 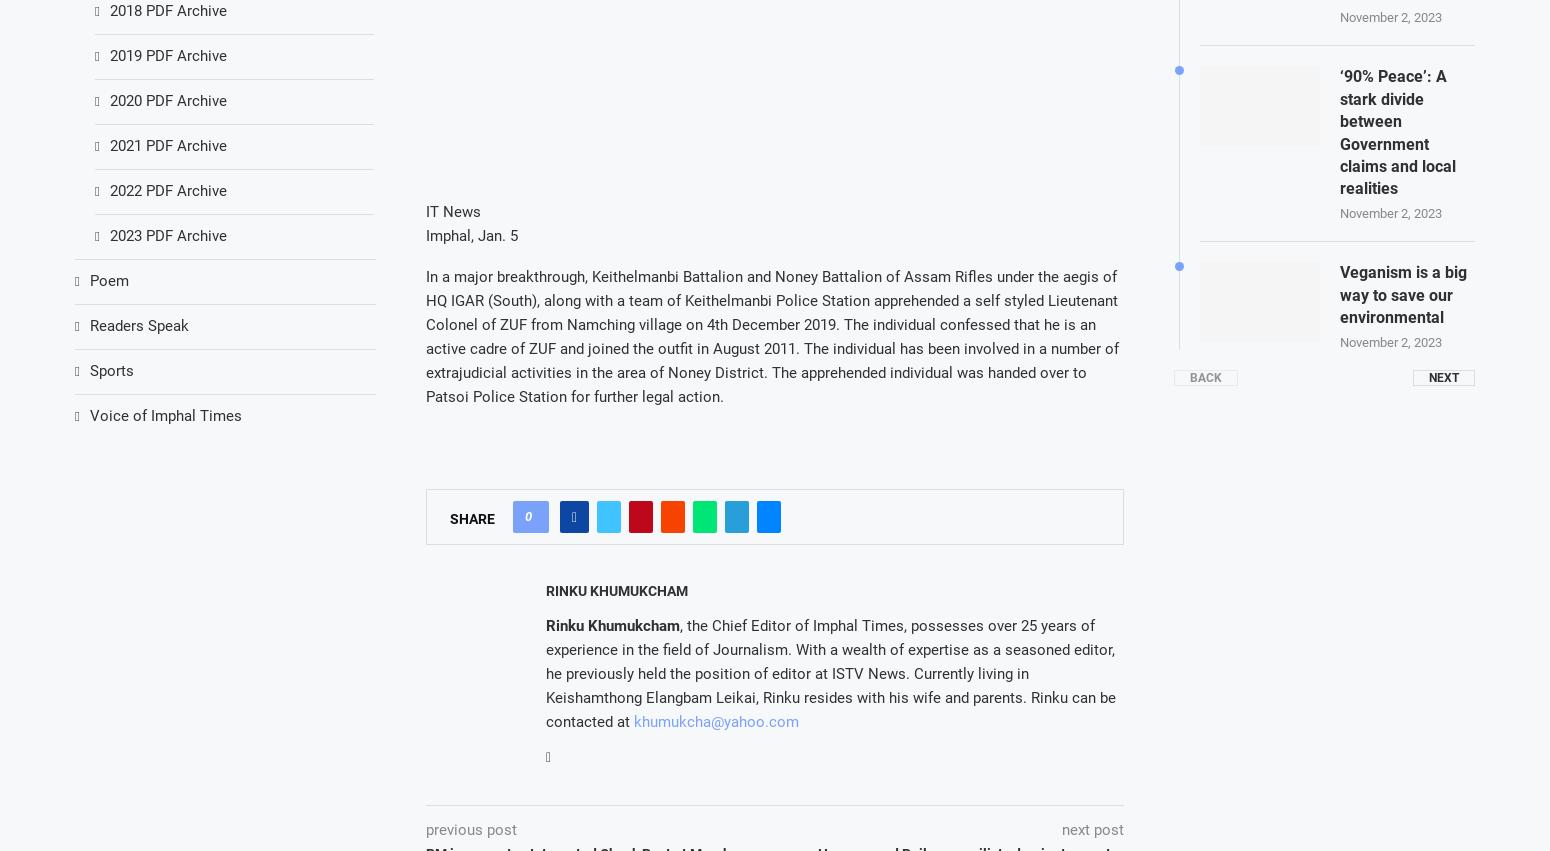 What do you see at coordinates (527, 516) in the screenshot?
I see `'0'` at bounding box center [527, 516].